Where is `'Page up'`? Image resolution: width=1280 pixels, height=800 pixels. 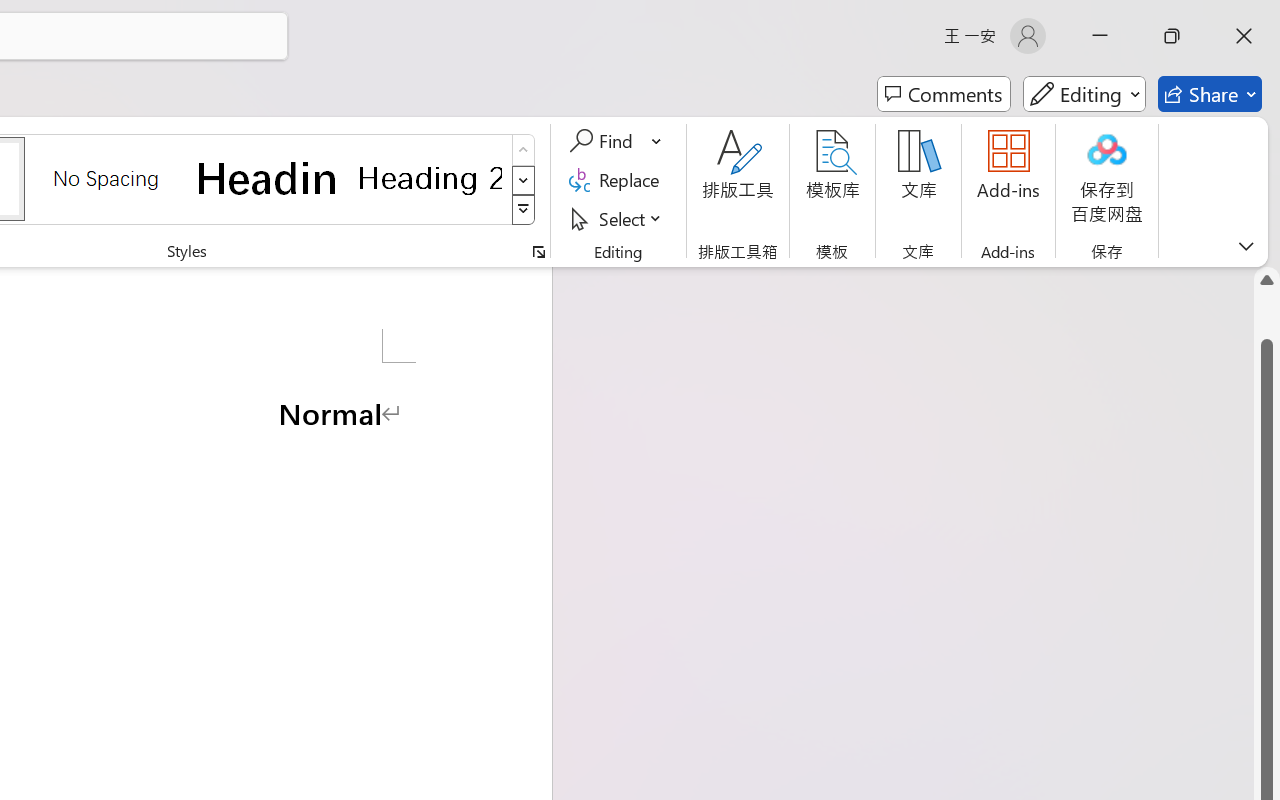 'Page up' is located at coordinates (1266, 315).